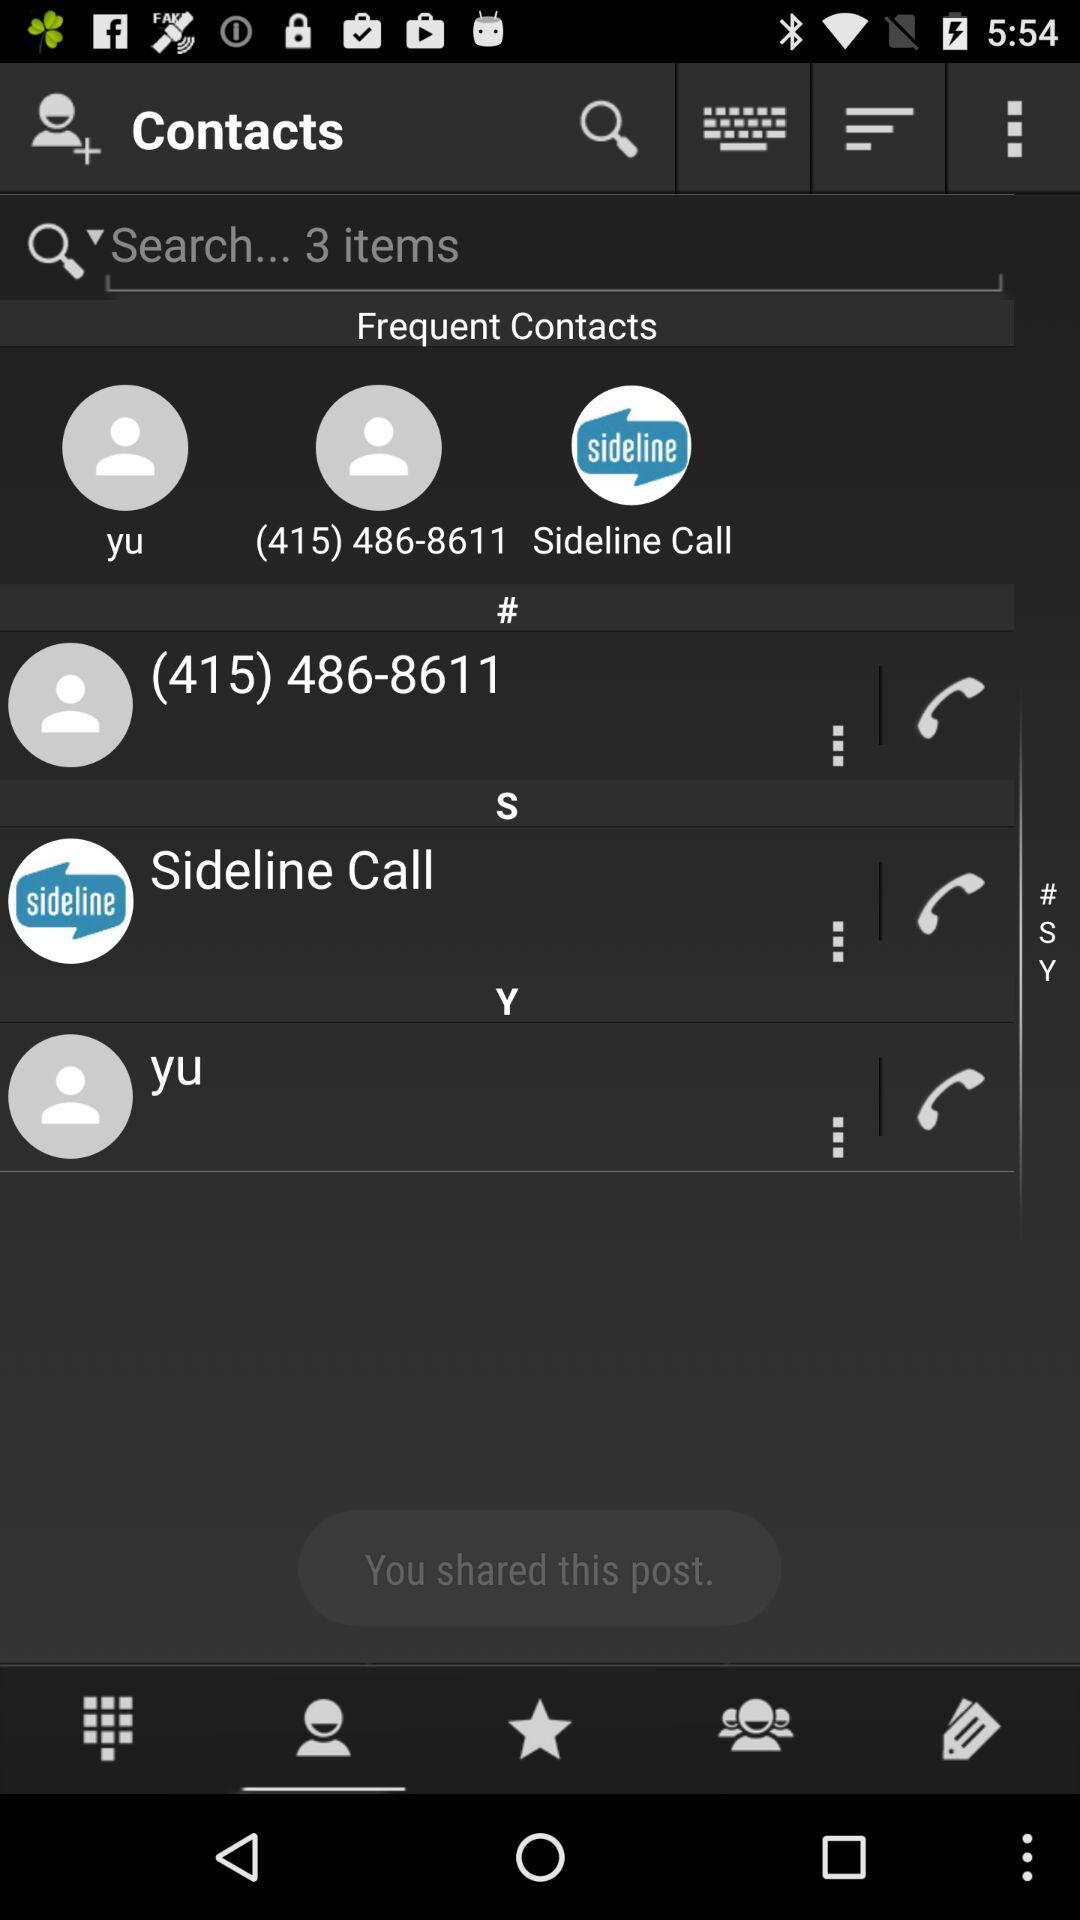  I want to click on to bring up numeral buttons like a phone, so click(108, 1727).